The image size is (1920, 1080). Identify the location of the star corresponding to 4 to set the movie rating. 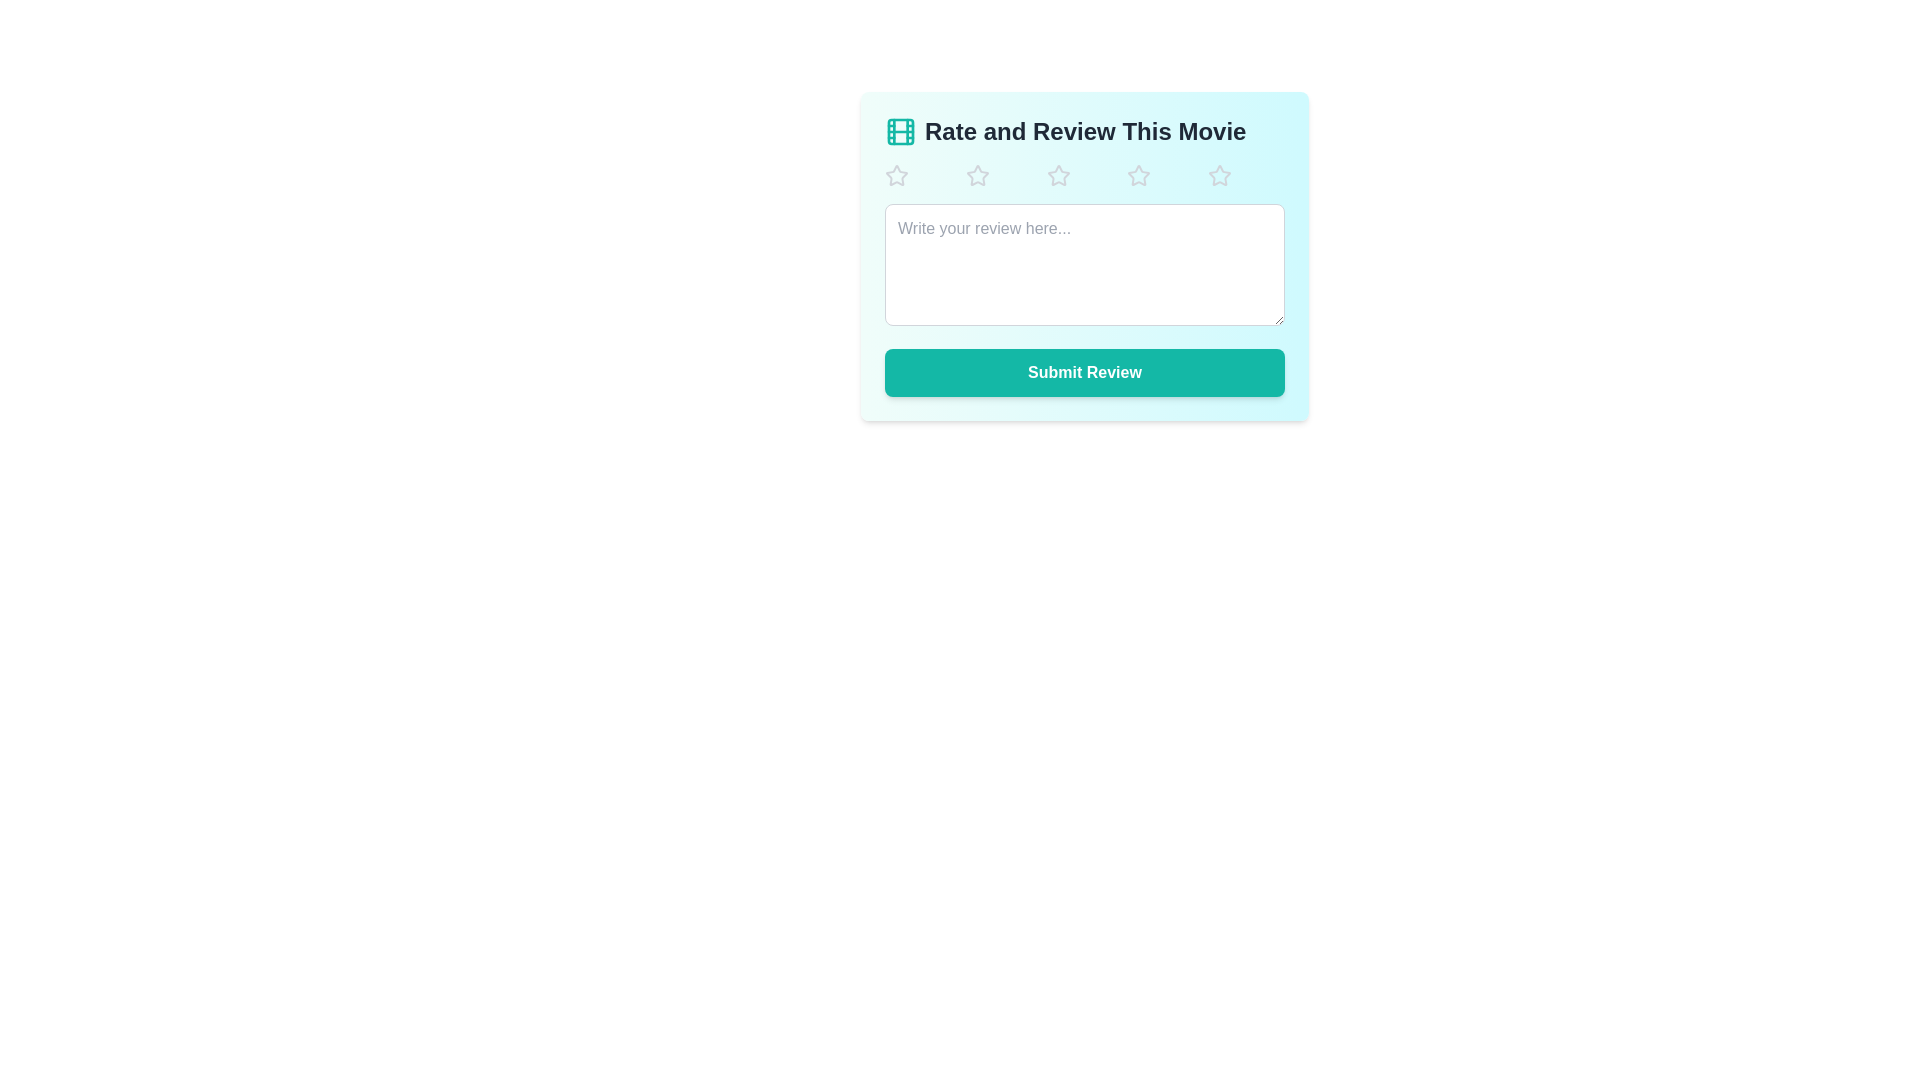
(1166, 175).